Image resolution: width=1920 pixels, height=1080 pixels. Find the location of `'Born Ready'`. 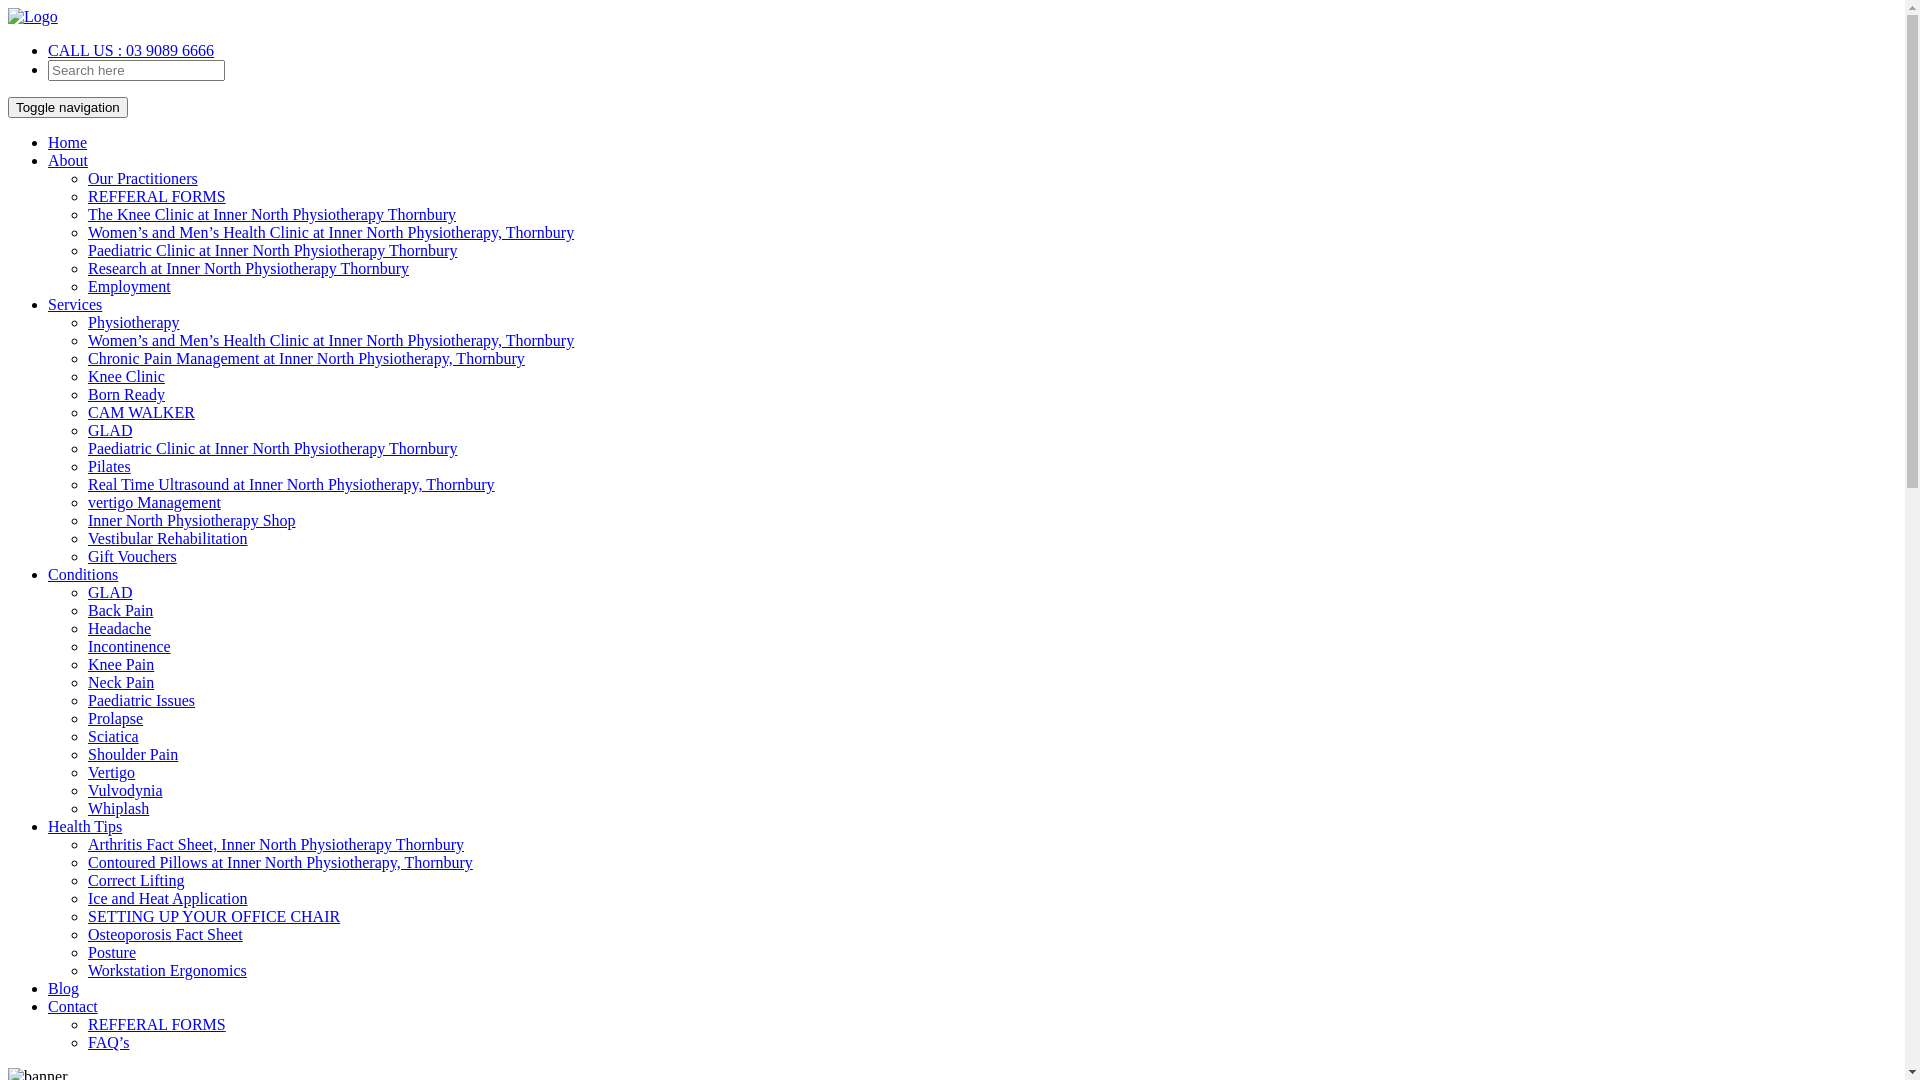

'Born Ready' is located at coordinates (86, 394).